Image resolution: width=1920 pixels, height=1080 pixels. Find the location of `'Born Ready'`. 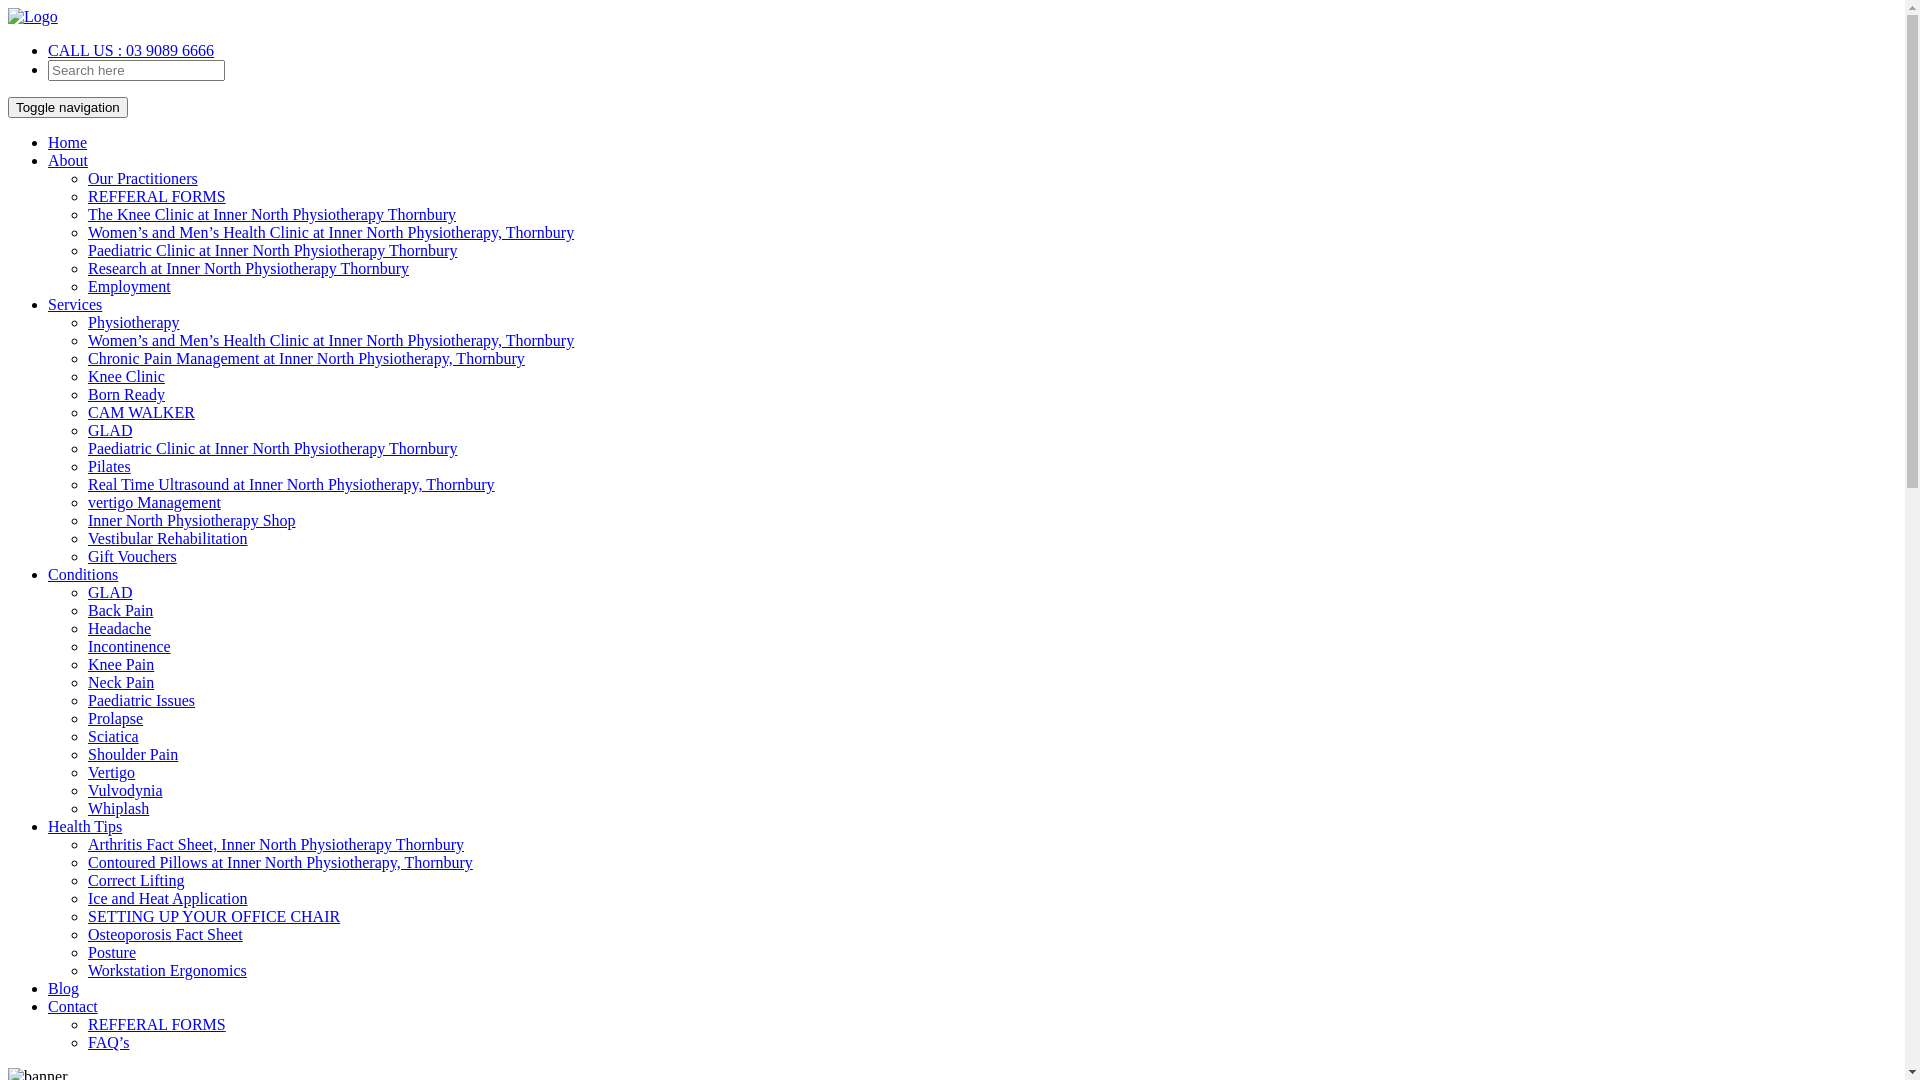

'Born Ready' is located at coordinates (86, 394).